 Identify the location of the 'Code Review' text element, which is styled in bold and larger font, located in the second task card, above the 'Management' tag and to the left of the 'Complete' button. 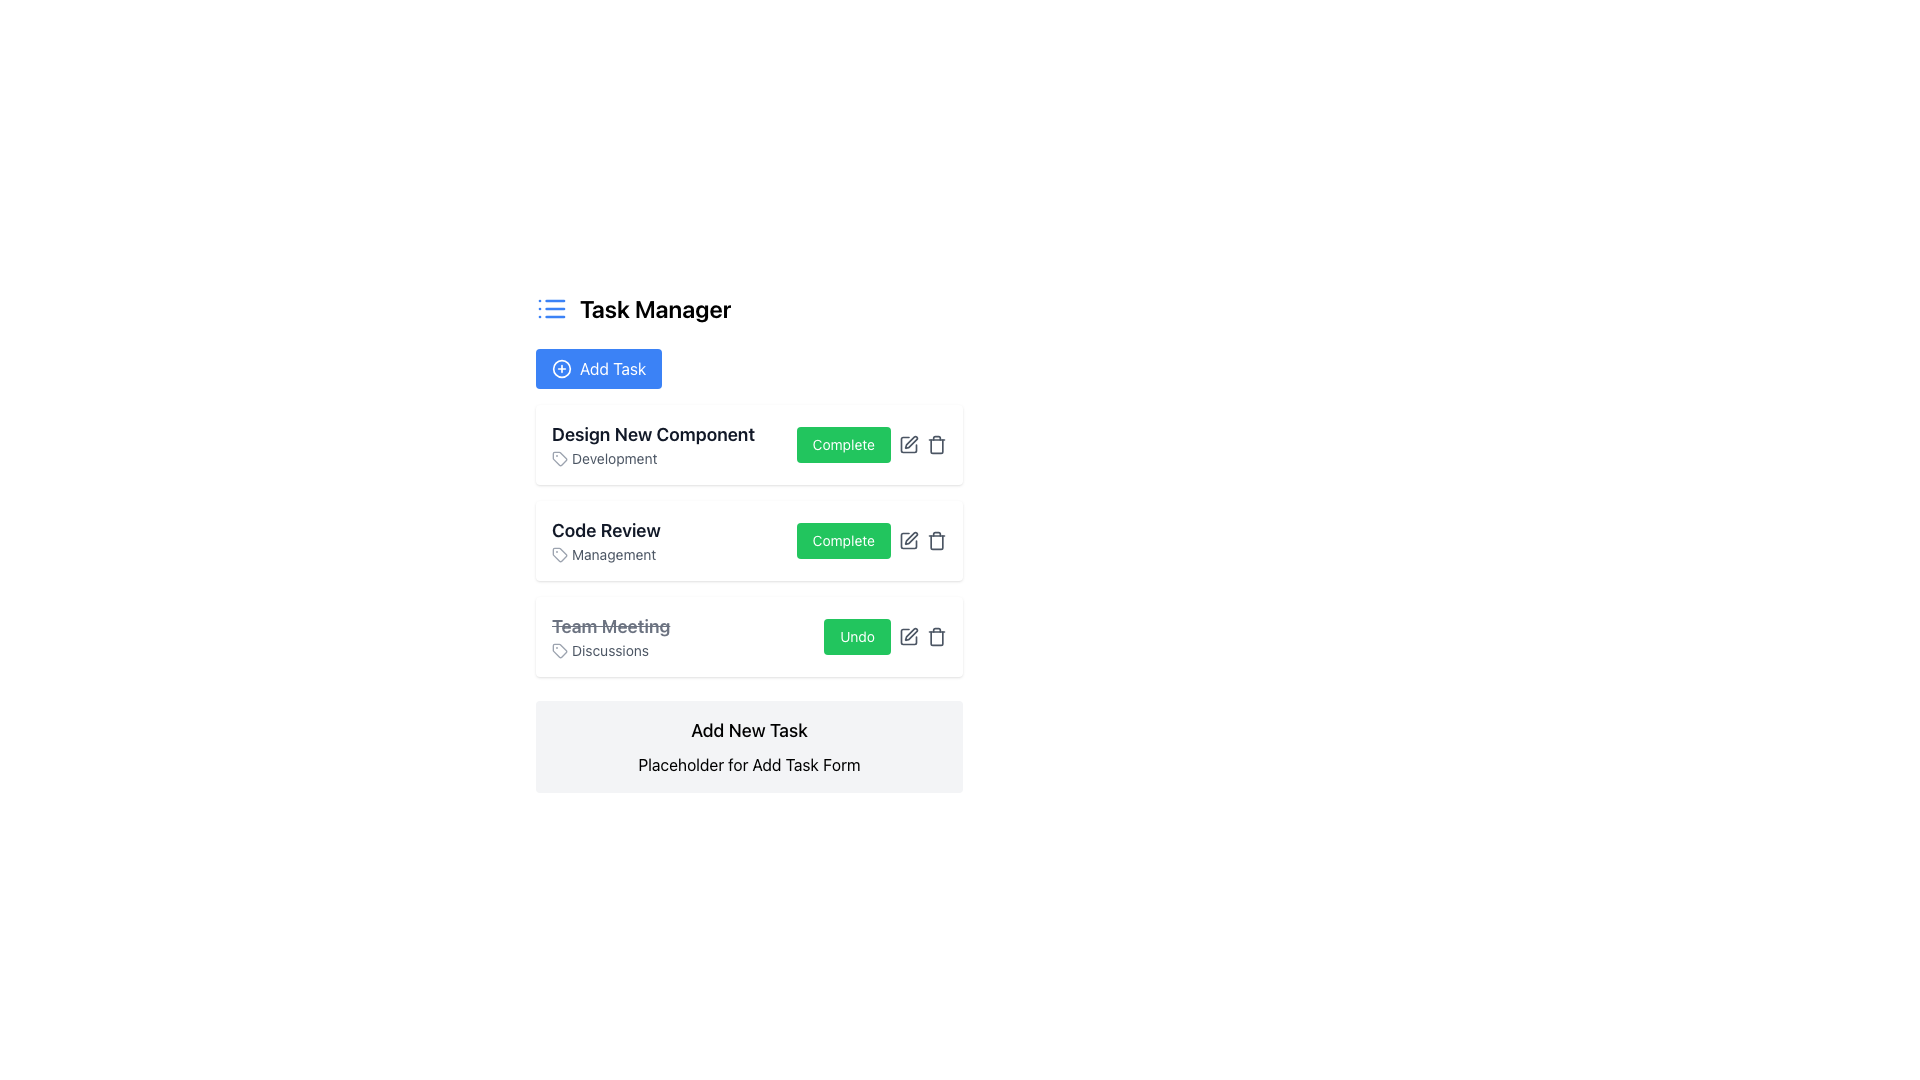
(605, 540).